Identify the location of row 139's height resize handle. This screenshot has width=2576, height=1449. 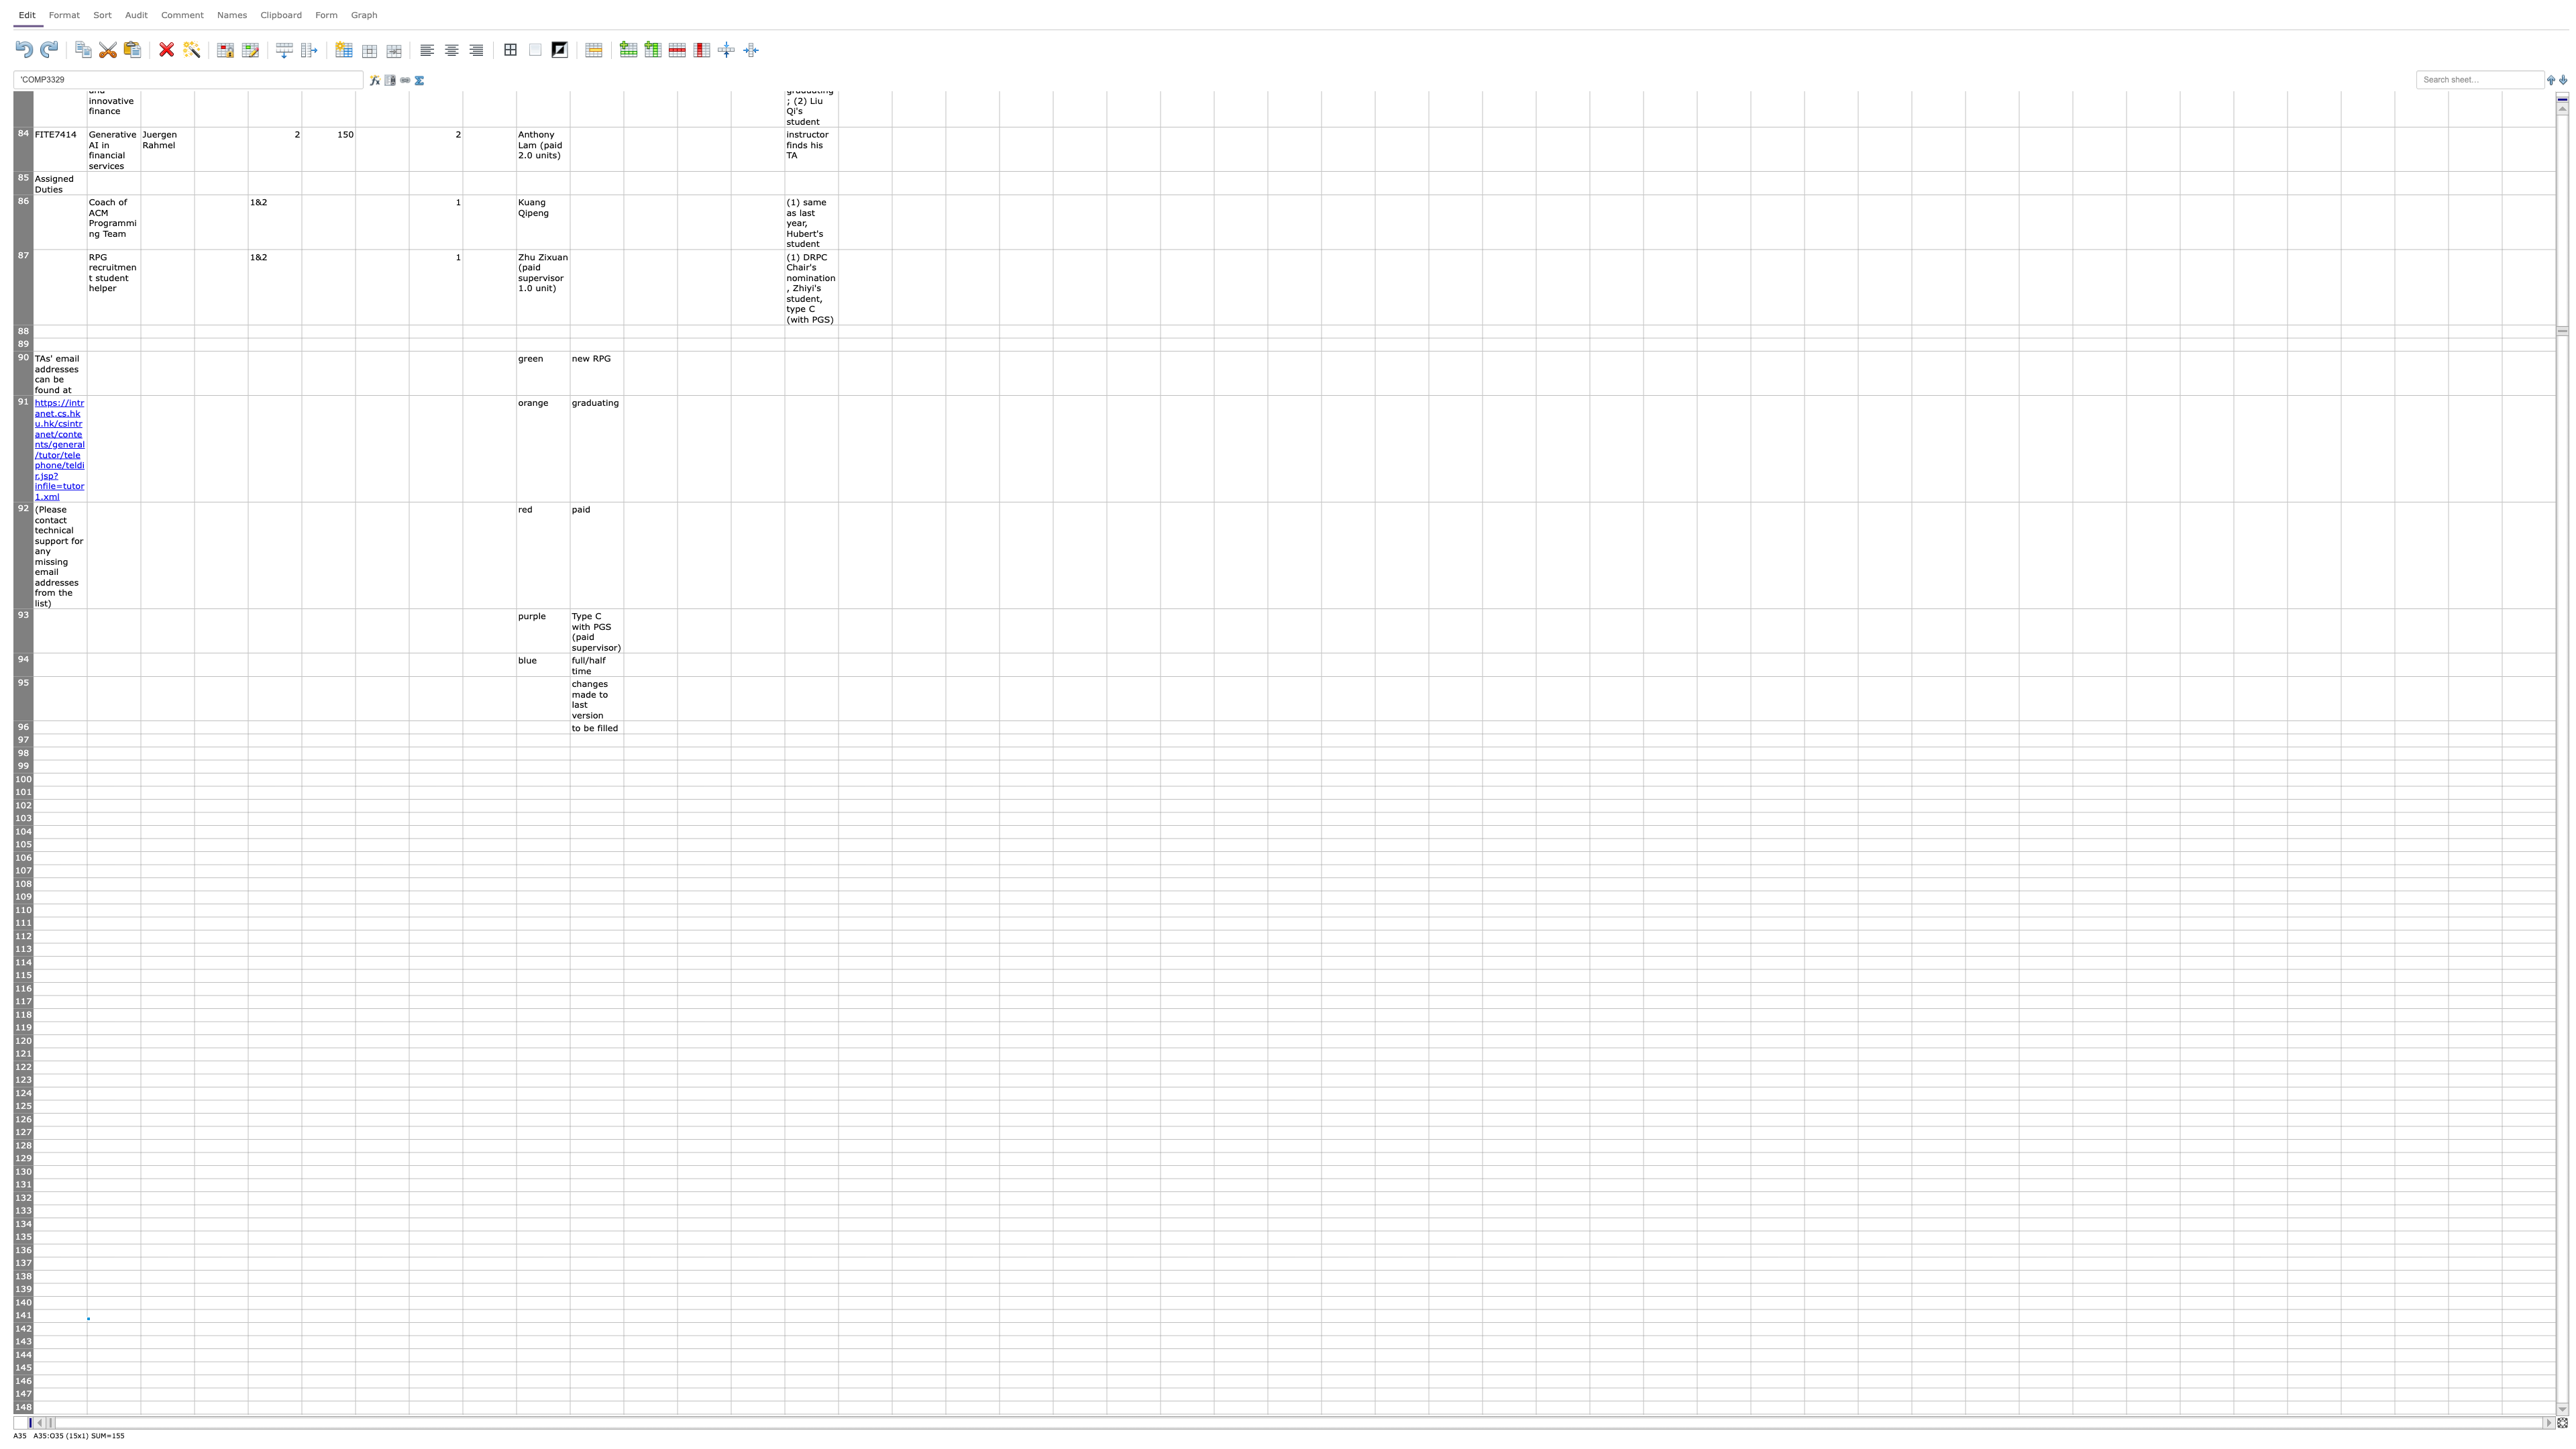
(23, 1295).